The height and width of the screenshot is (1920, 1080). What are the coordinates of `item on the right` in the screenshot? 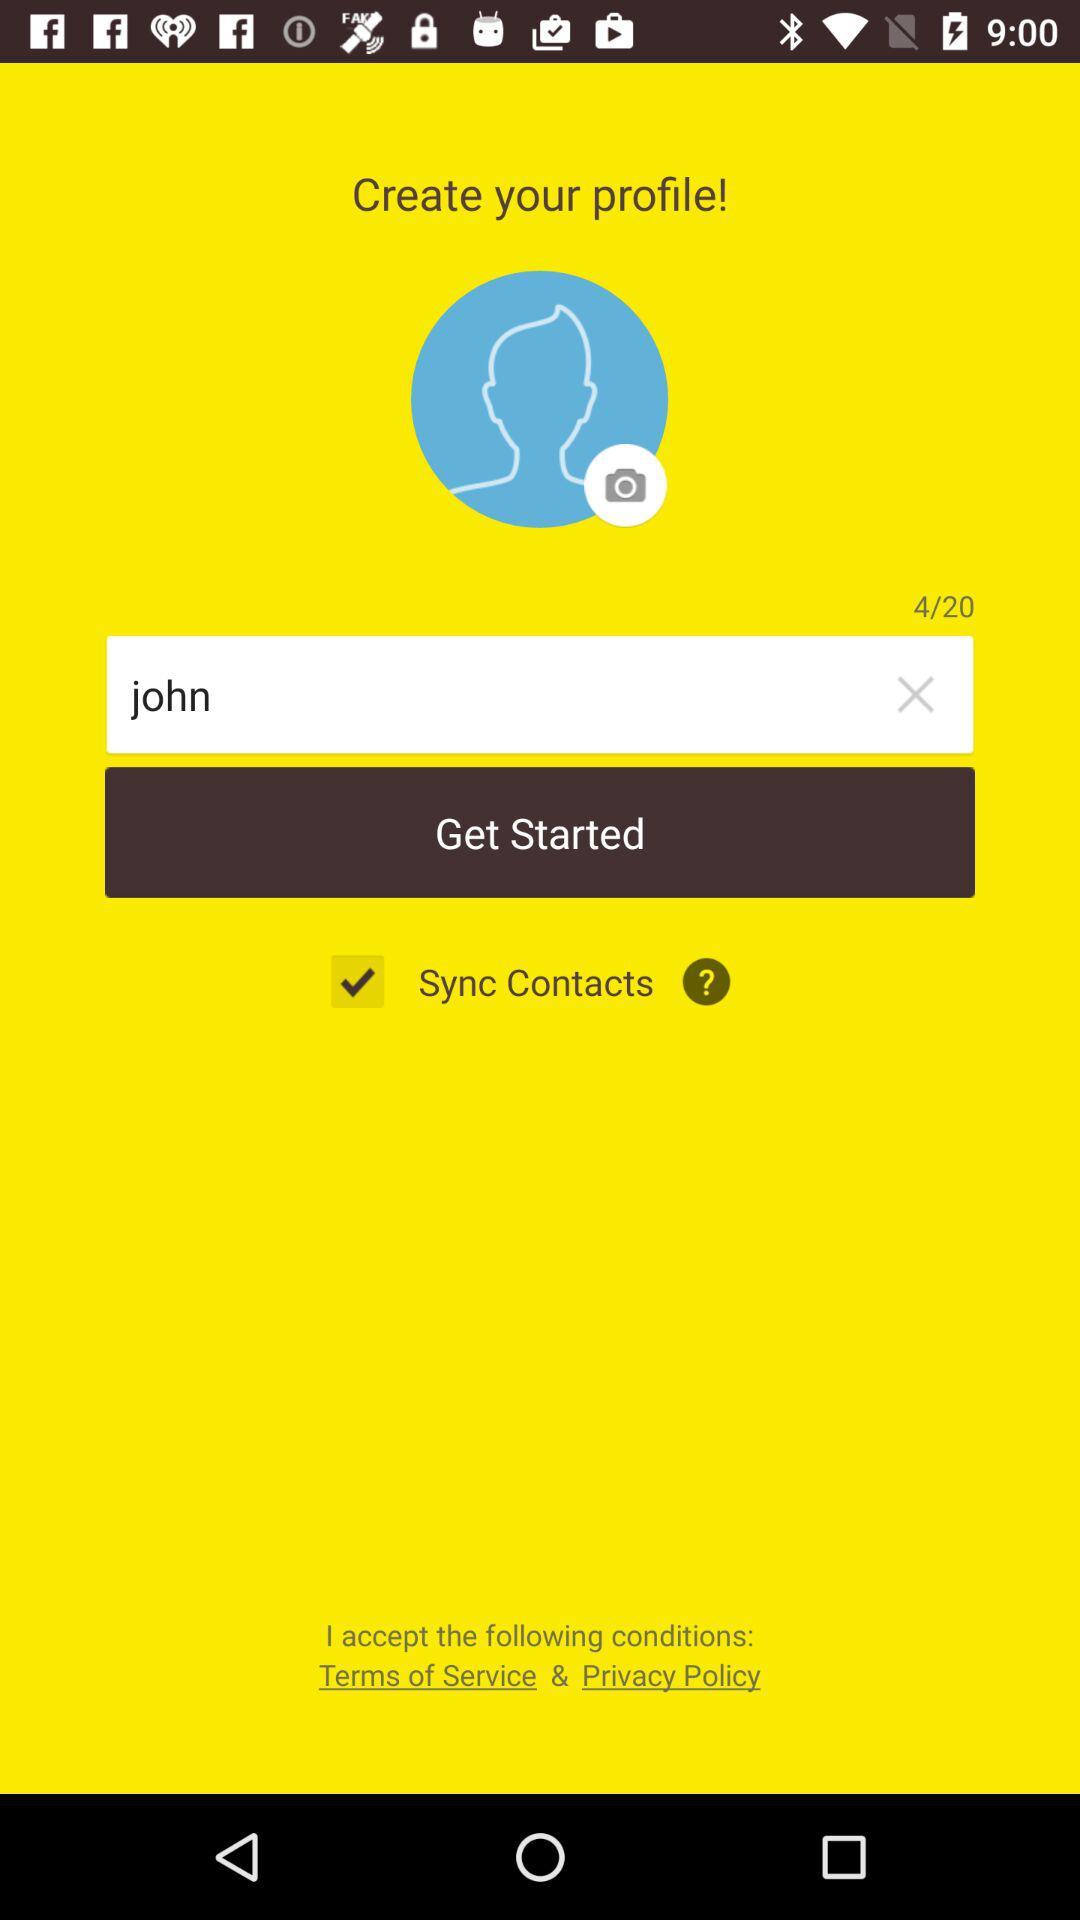 It's located at (915, 694).